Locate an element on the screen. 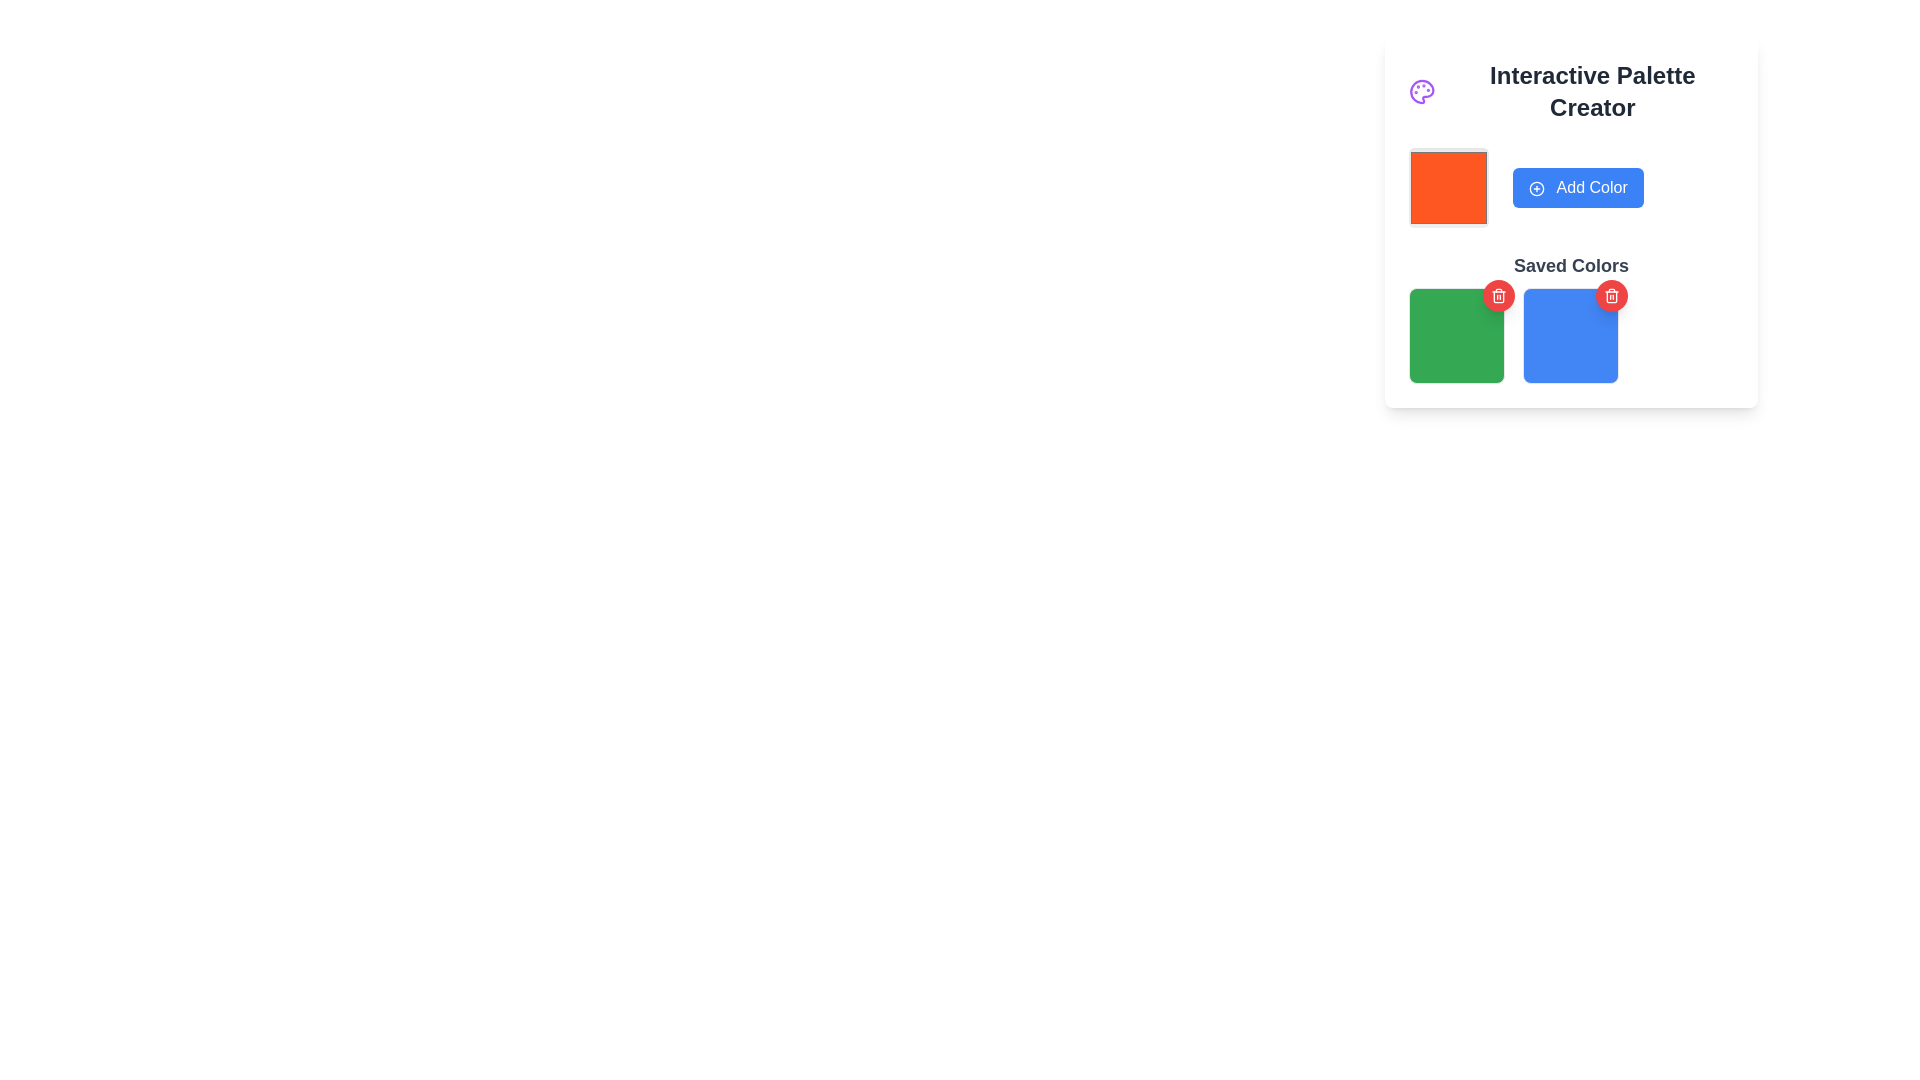  the bright orange color swatch with rounded corners is located at coordinates (1449, 188).